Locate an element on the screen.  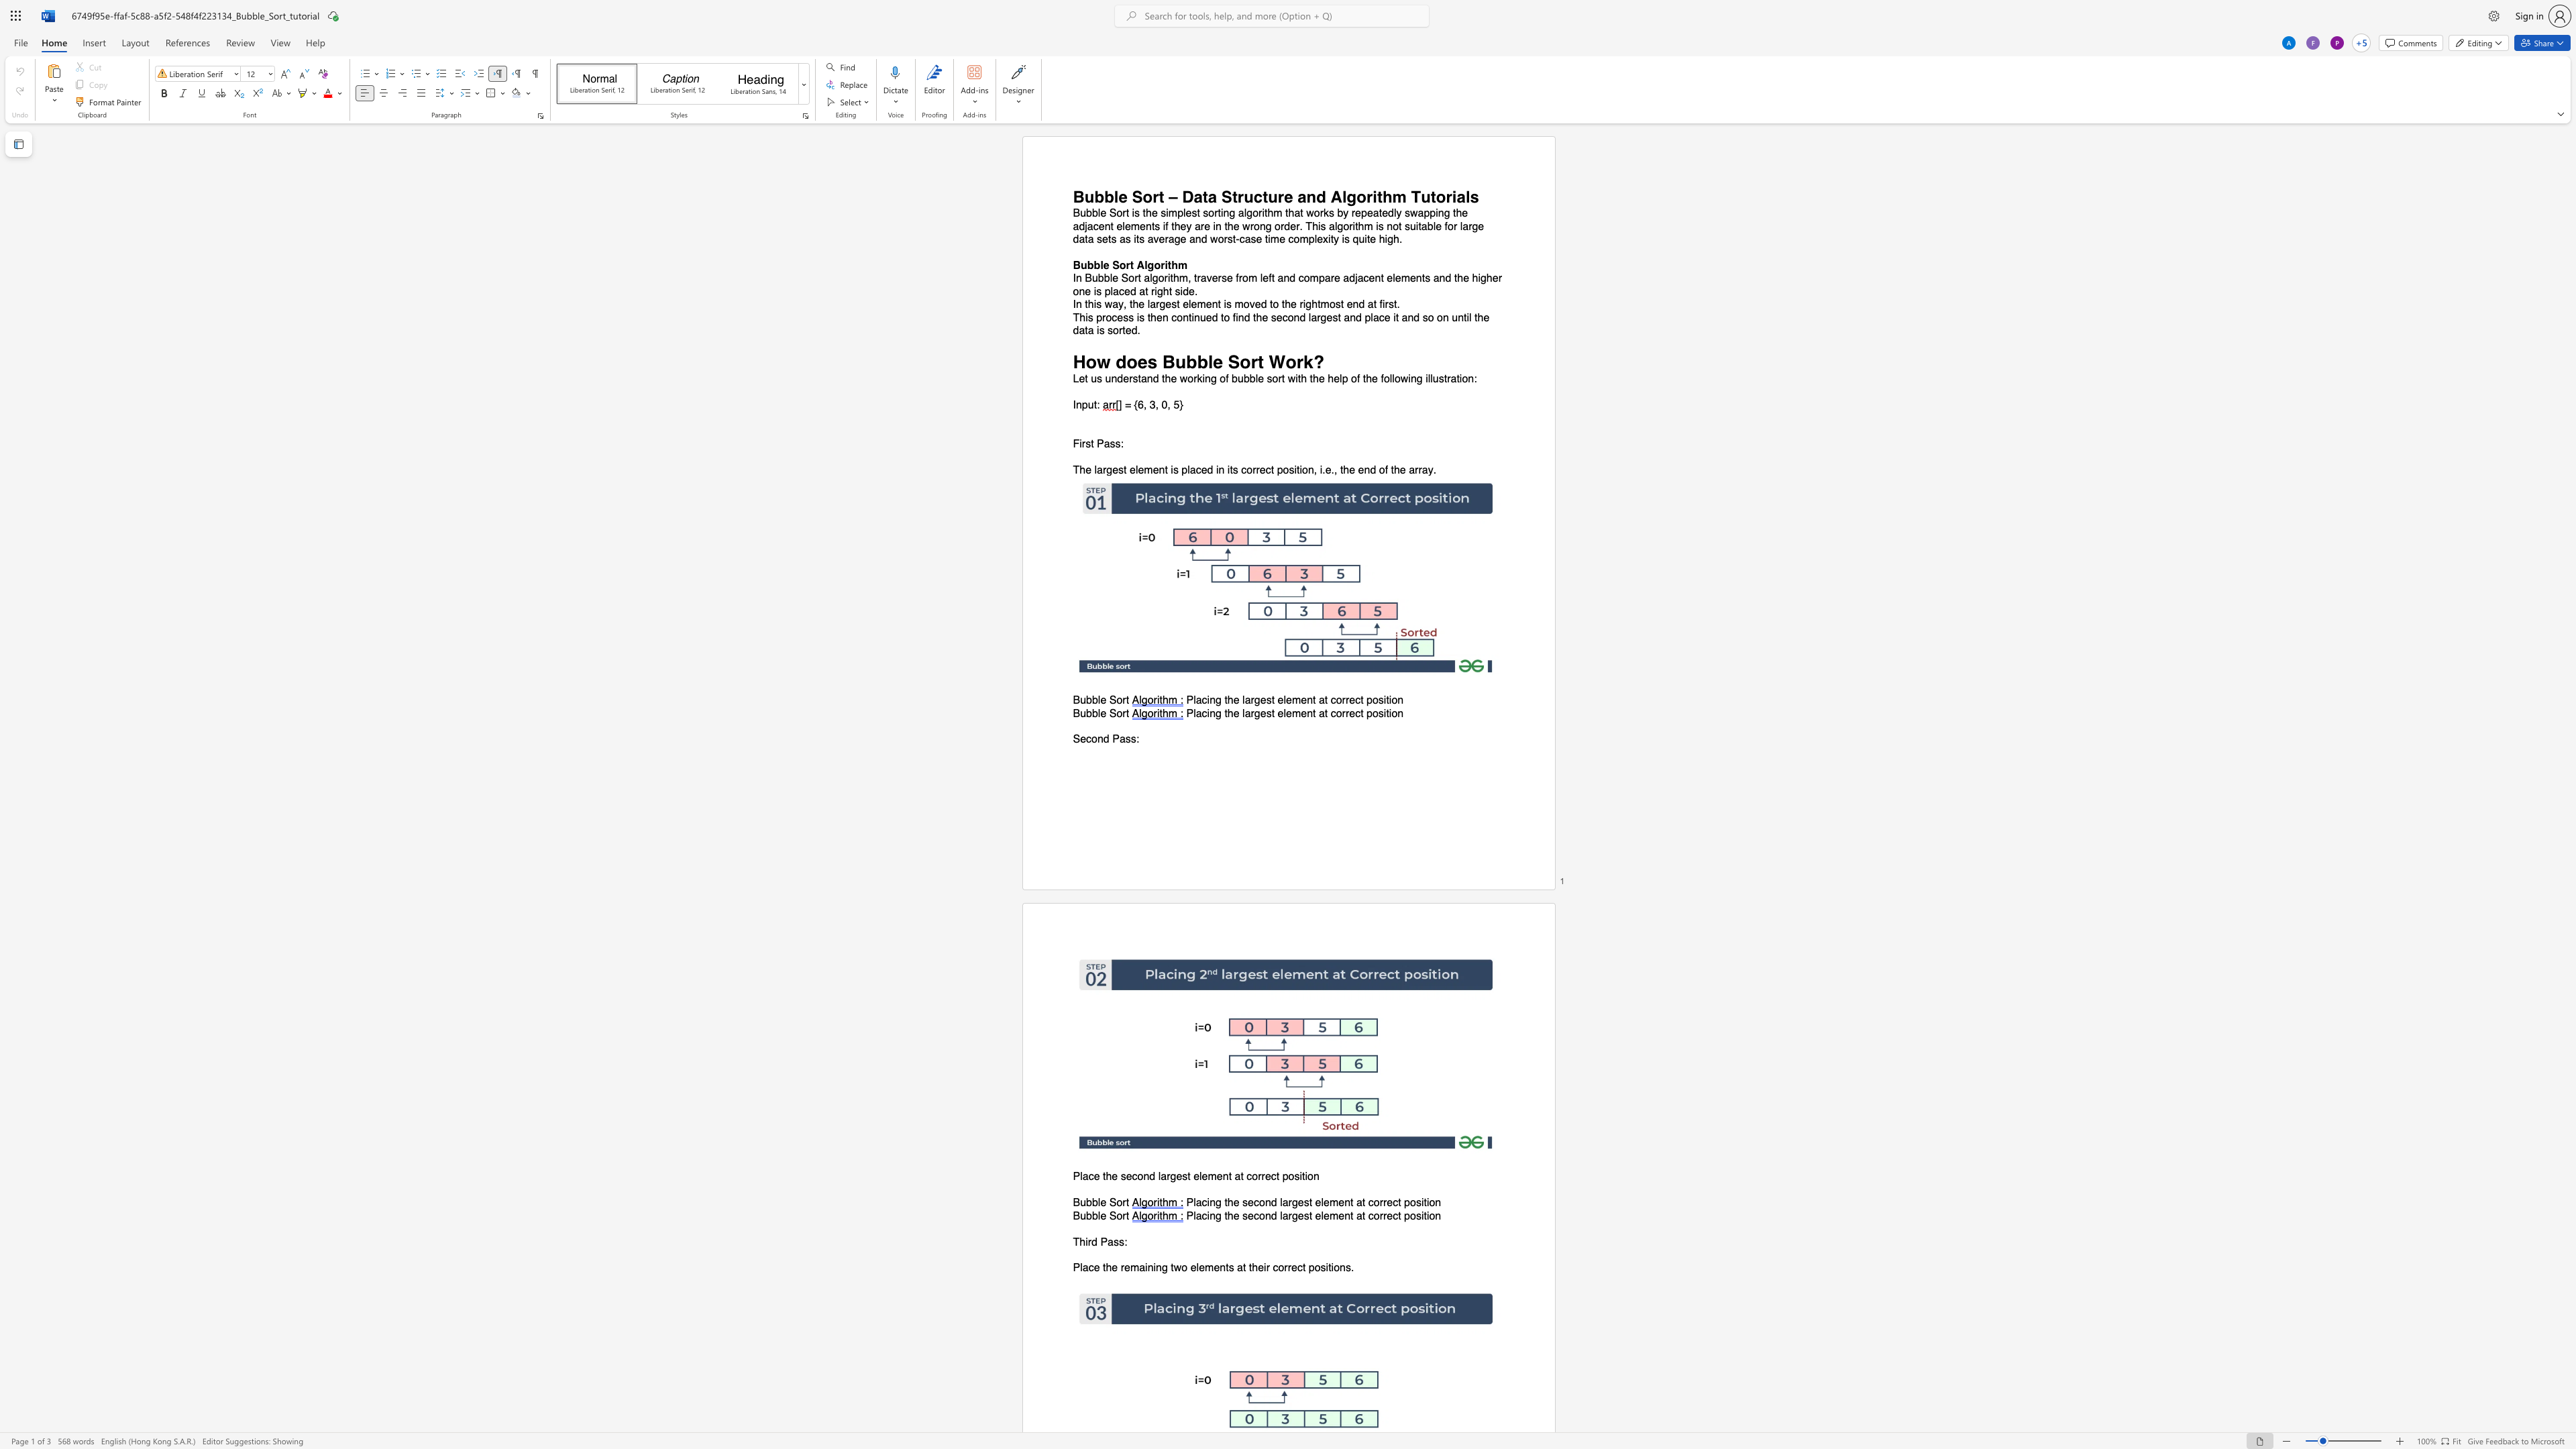
the 1th character "l" in the text is located at coordinates (1099, 1203).